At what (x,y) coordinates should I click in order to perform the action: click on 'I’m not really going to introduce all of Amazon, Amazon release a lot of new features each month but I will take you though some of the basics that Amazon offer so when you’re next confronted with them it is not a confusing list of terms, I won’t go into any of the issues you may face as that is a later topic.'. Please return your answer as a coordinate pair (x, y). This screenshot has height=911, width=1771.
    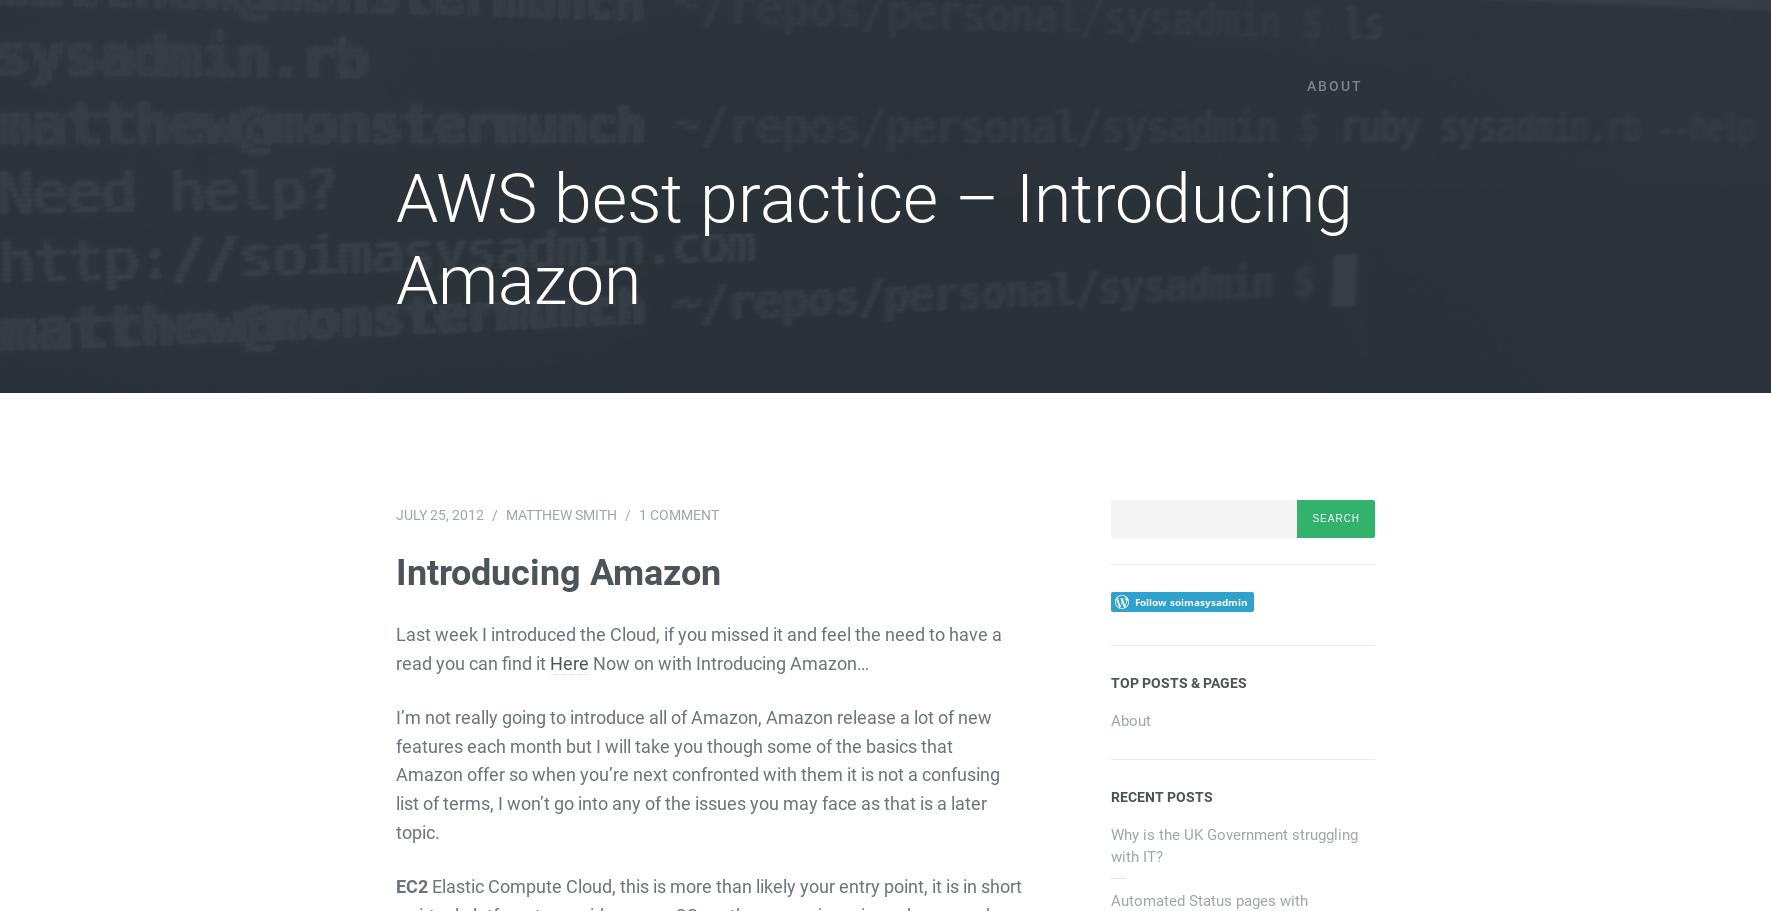
    Looking at the image, I should click on (697, 774).